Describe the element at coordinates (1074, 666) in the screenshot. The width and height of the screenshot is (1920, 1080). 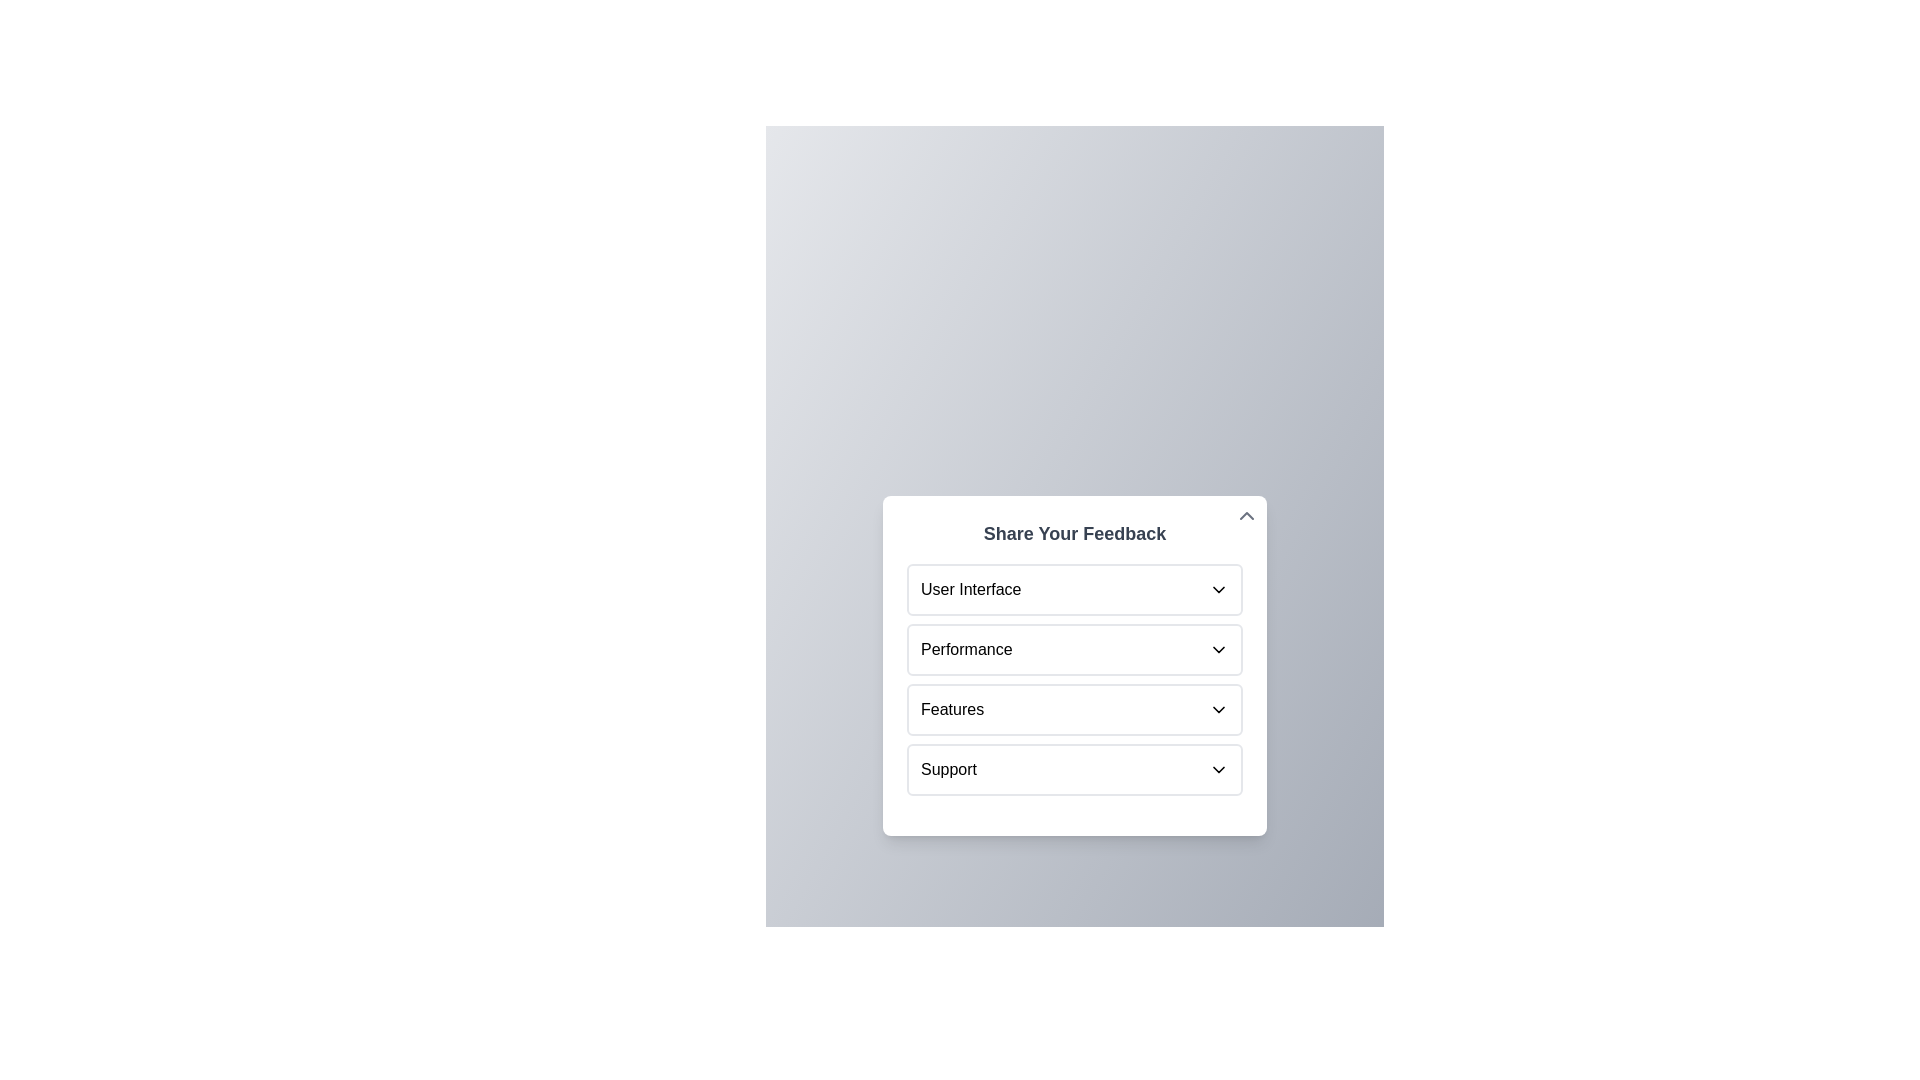
I see `the 'Performance' dropdown menu, which is the second item under 'Share Your Feedback'` at that location.